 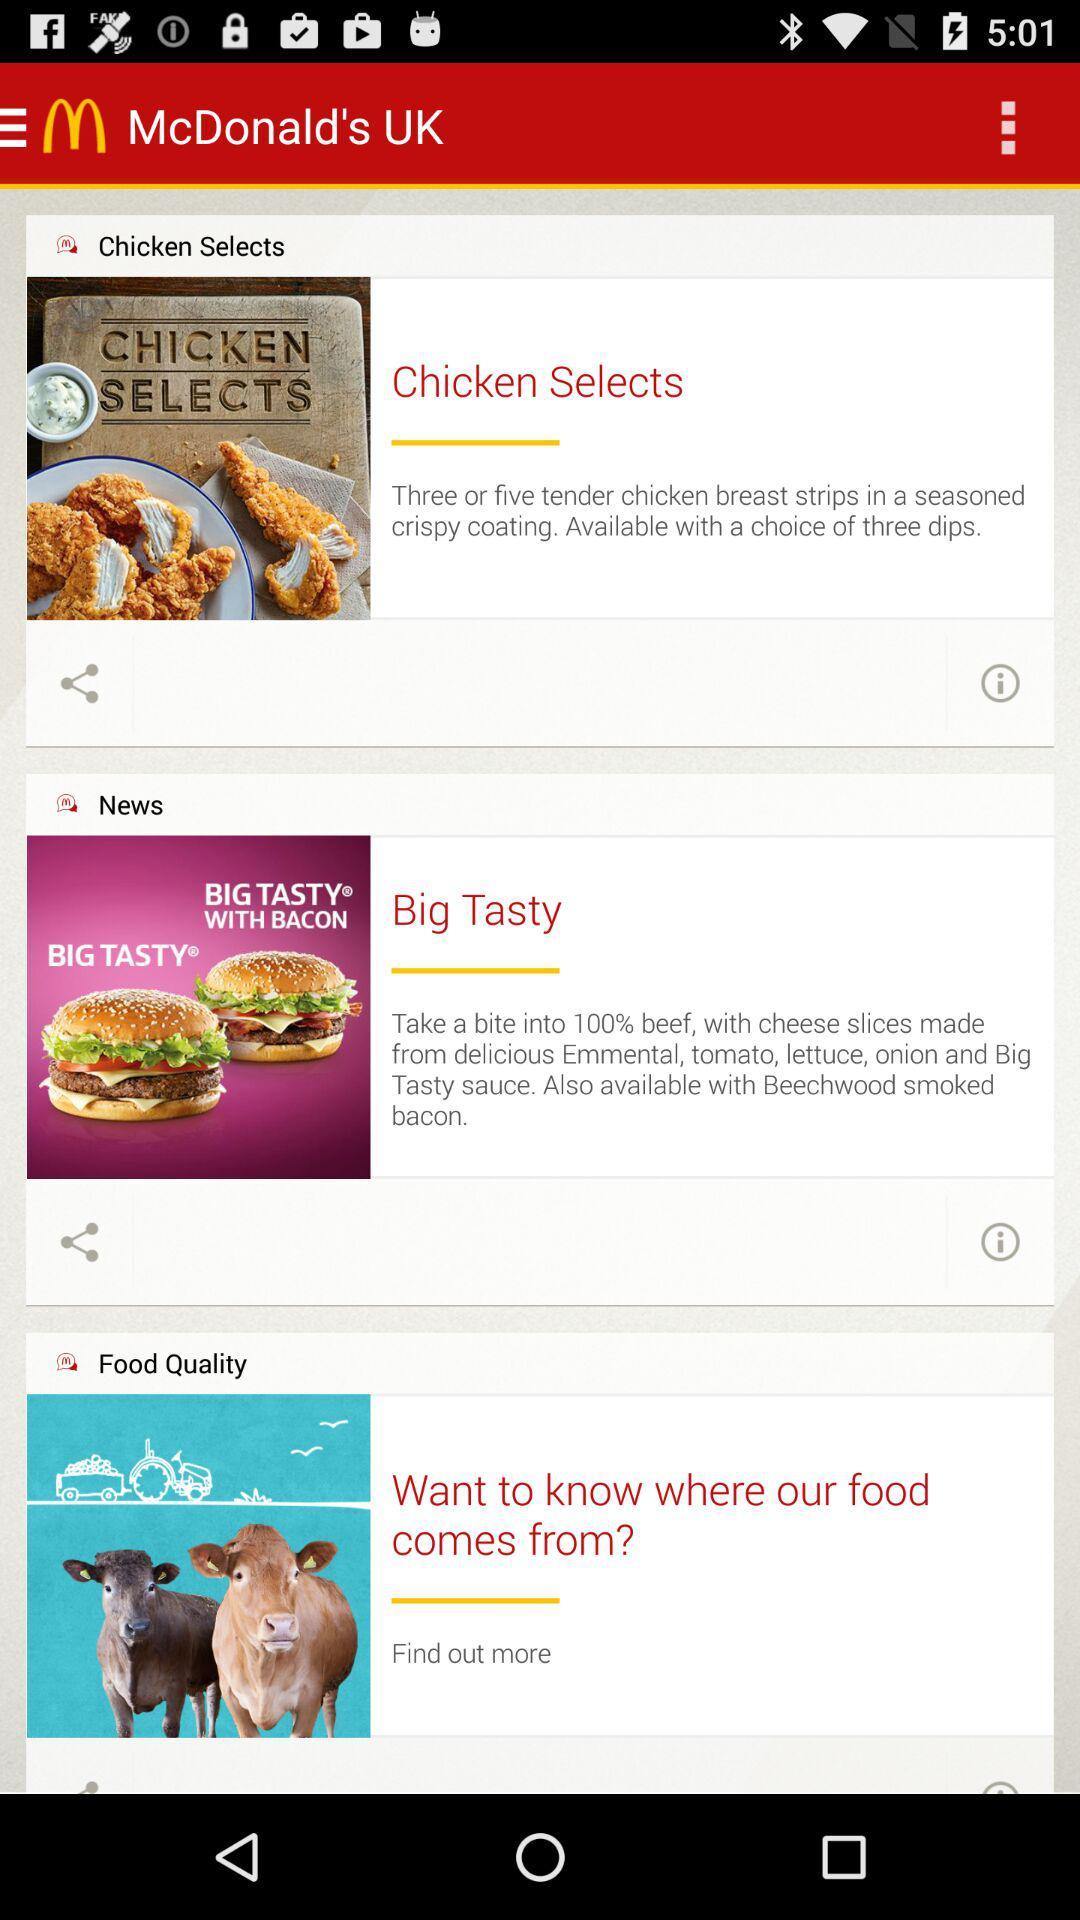 I want to click on the icon above find out more, so click(x=475, y=1600).